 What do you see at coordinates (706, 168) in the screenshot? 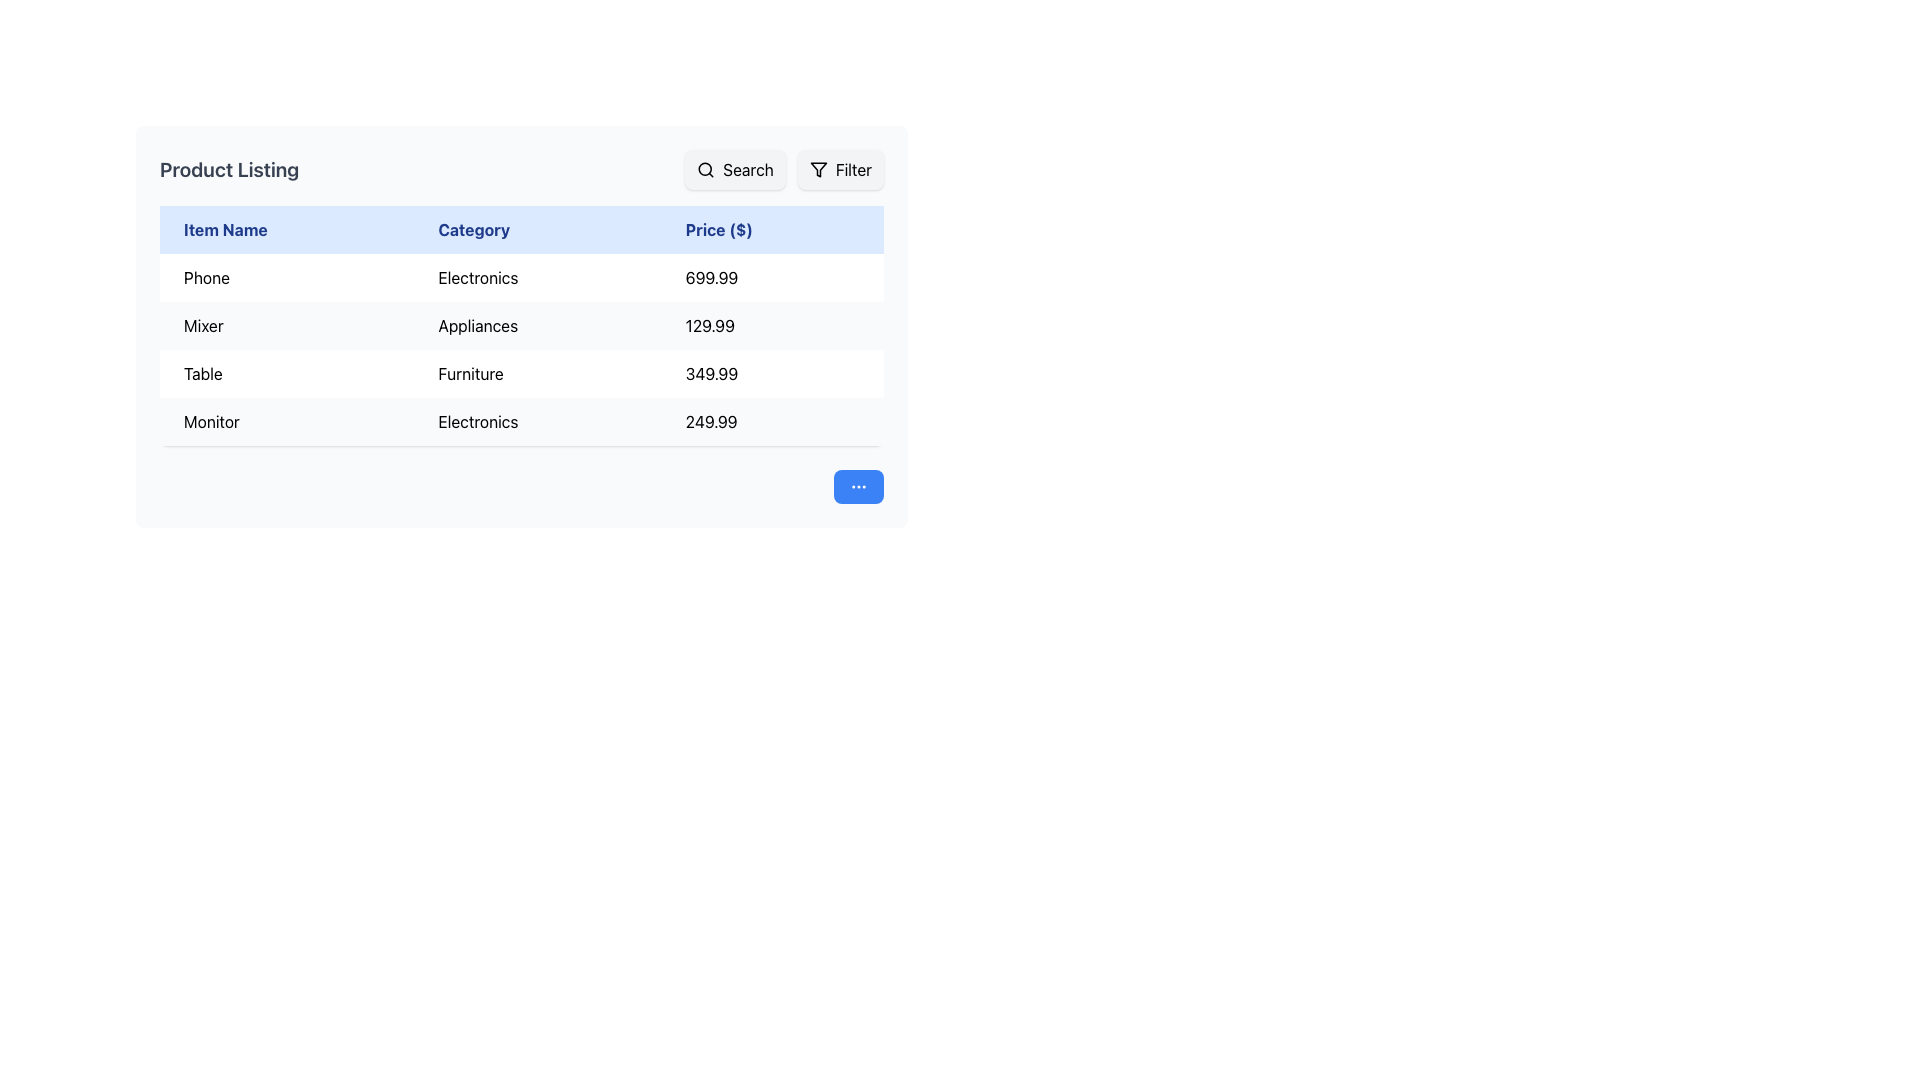
I see `the magnifying glass icon within the 'Search' button to observe any hover-specific effects` at bounding box center [706, 168].